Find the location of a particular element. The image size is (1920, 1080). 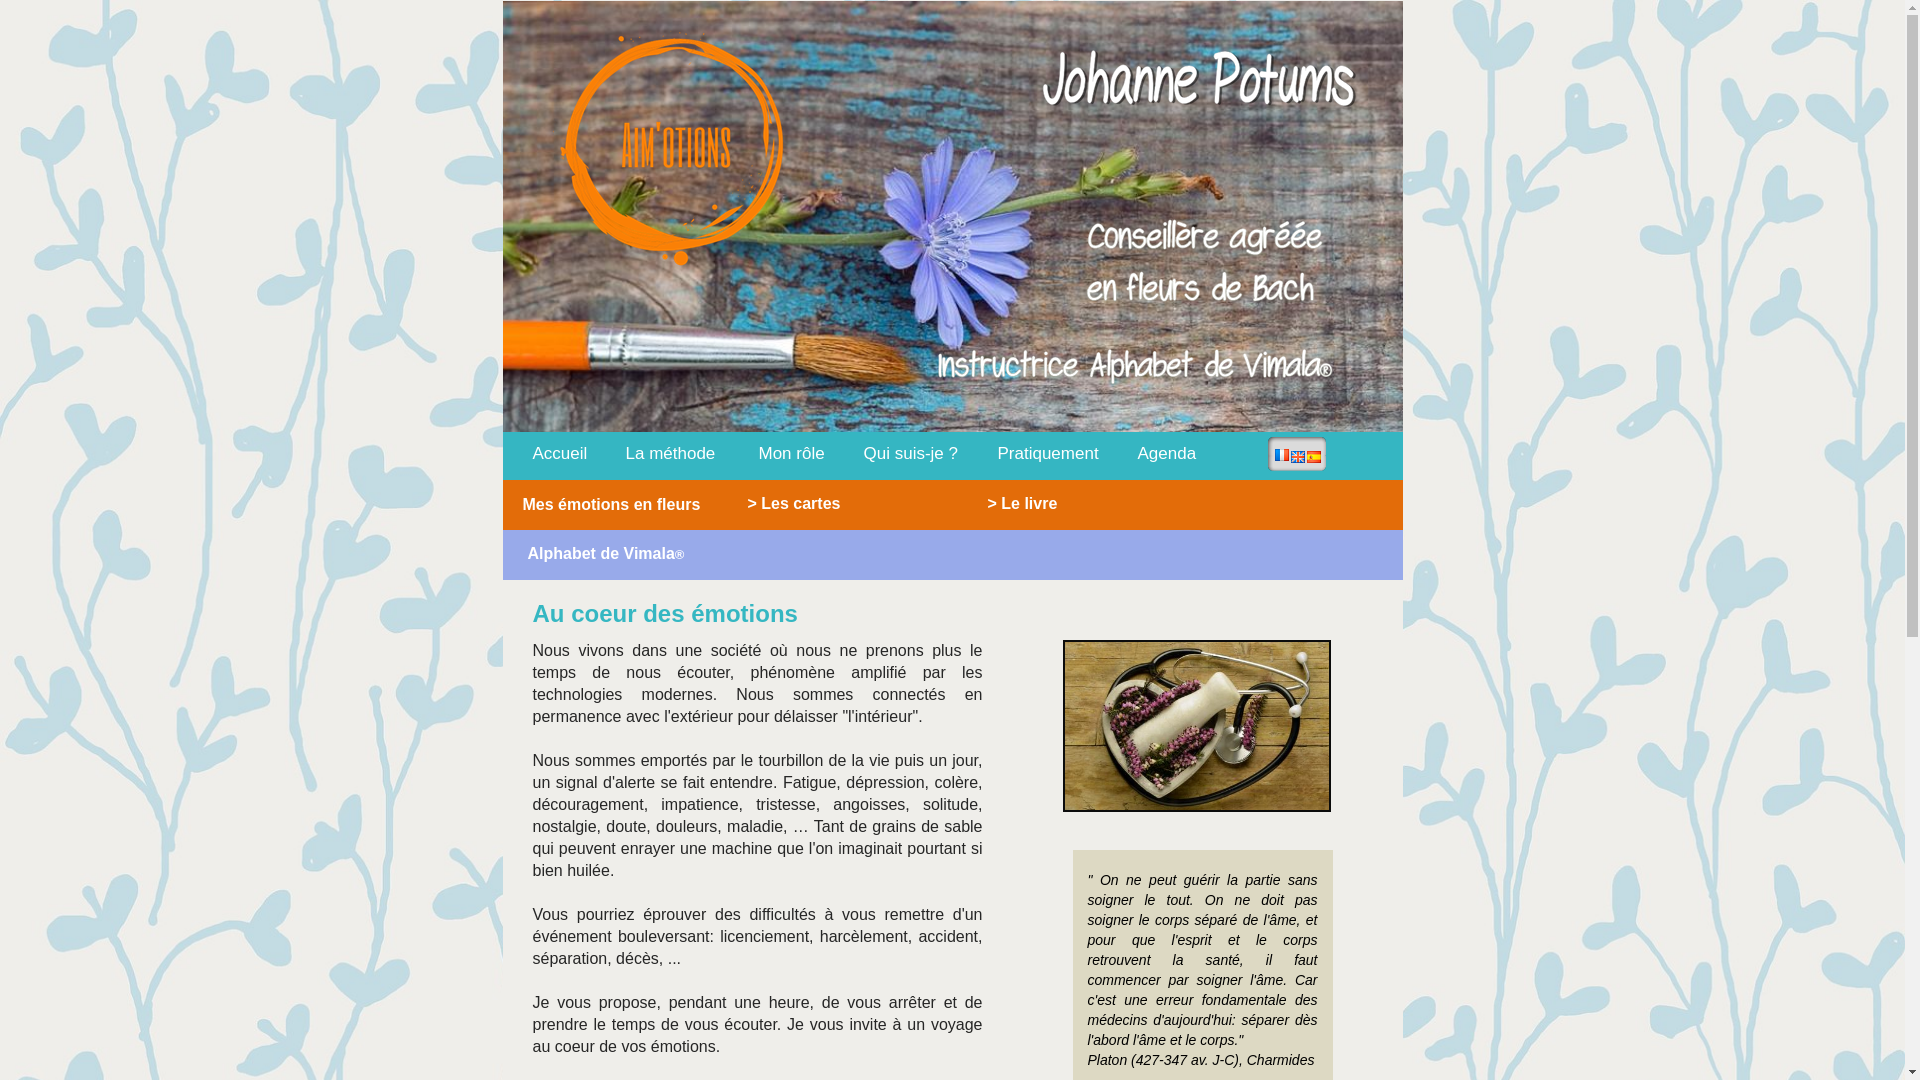

'> Les cartes' is located at coordinates (730, 500).